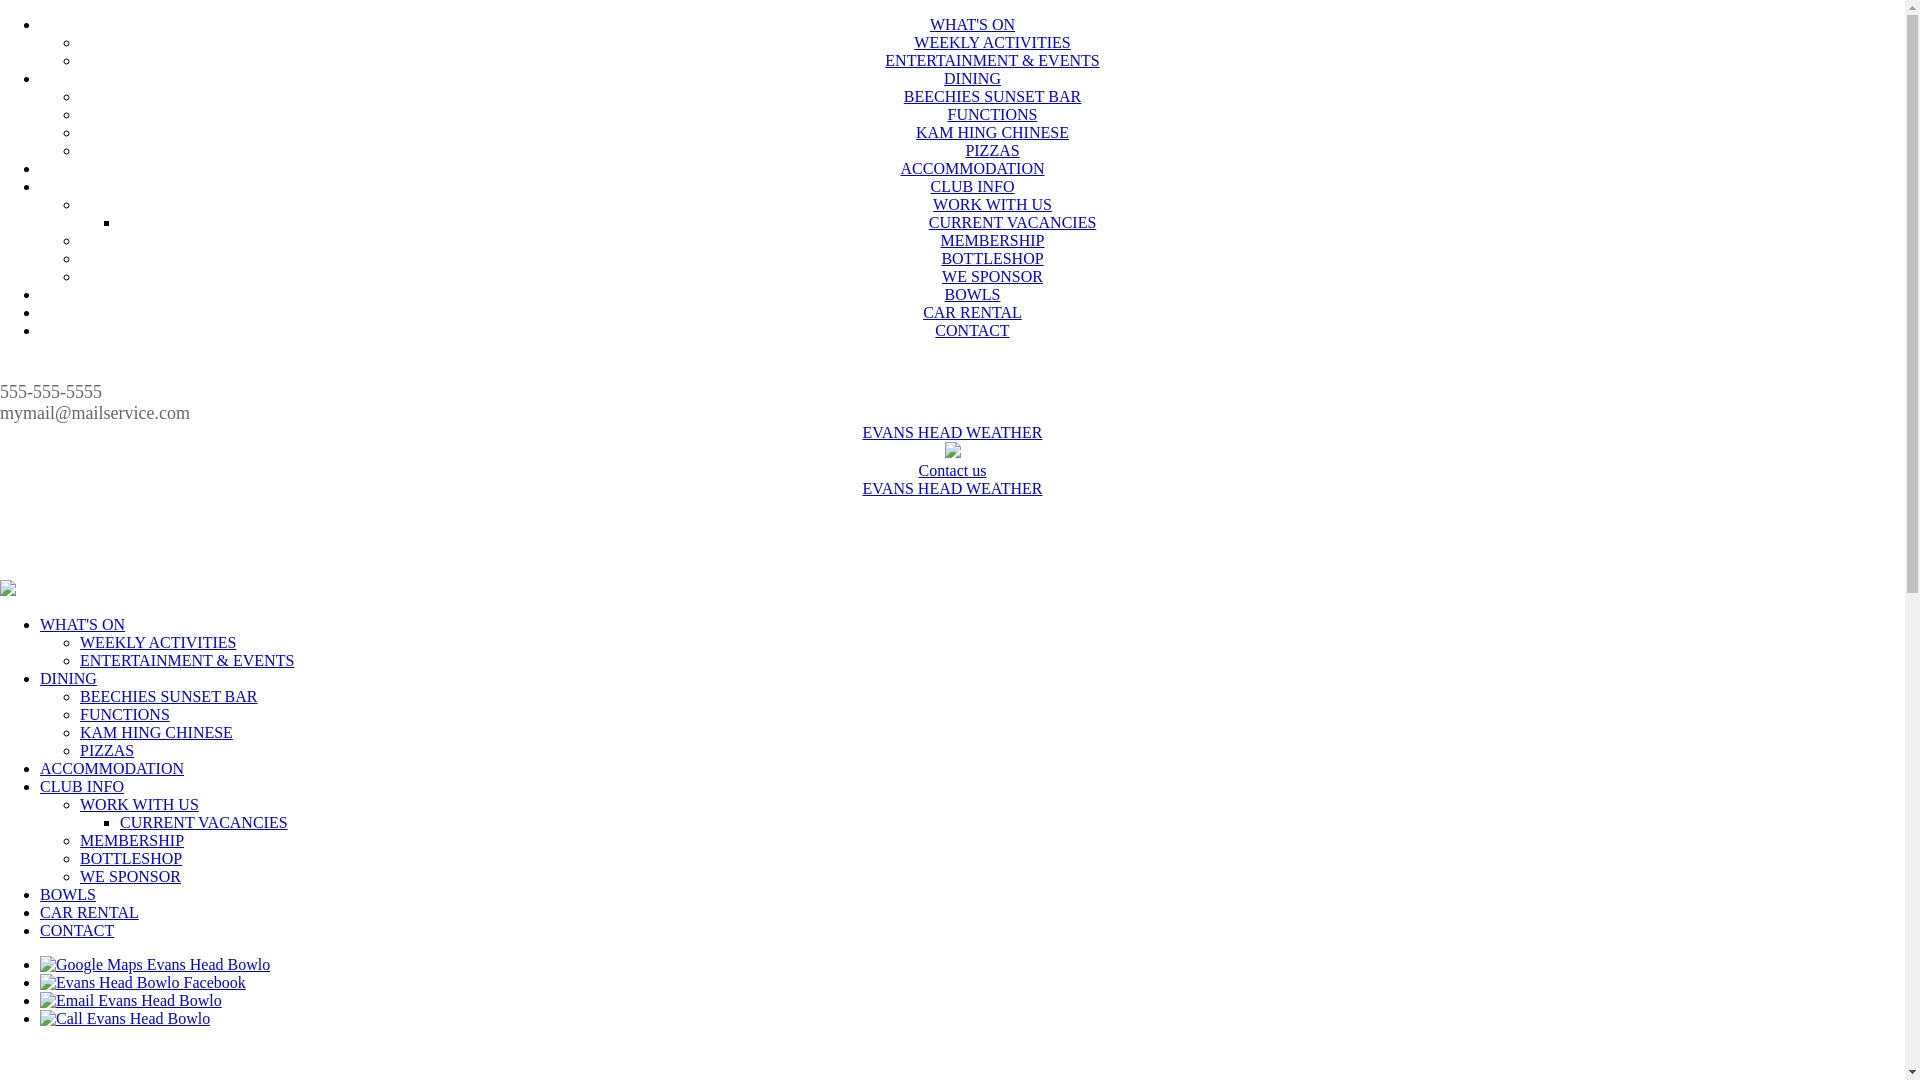 Image resolution: width=1920 pixels, height=1080 pixels. Describe the element at coordinates (992, 204) in the screenshot. I see `'WORK WITH US'` at that location.